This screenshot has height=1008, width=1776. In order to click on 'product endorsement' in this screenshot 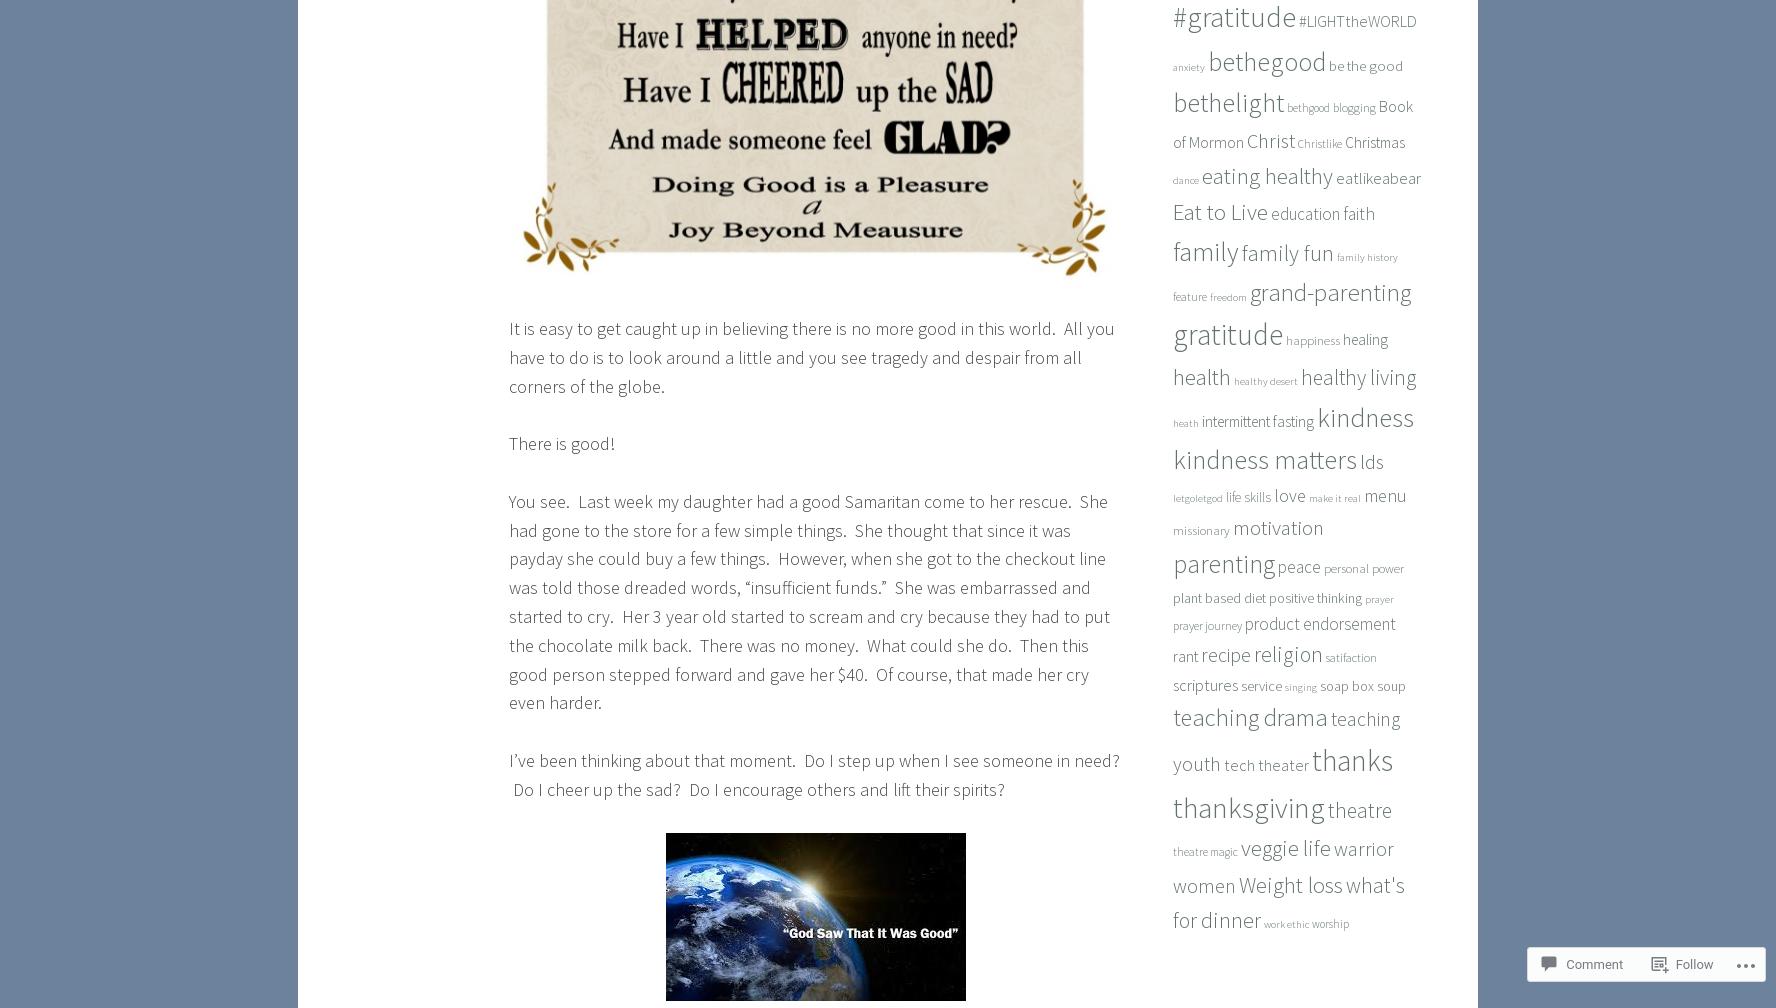, I will do `click(1320, 623)`.